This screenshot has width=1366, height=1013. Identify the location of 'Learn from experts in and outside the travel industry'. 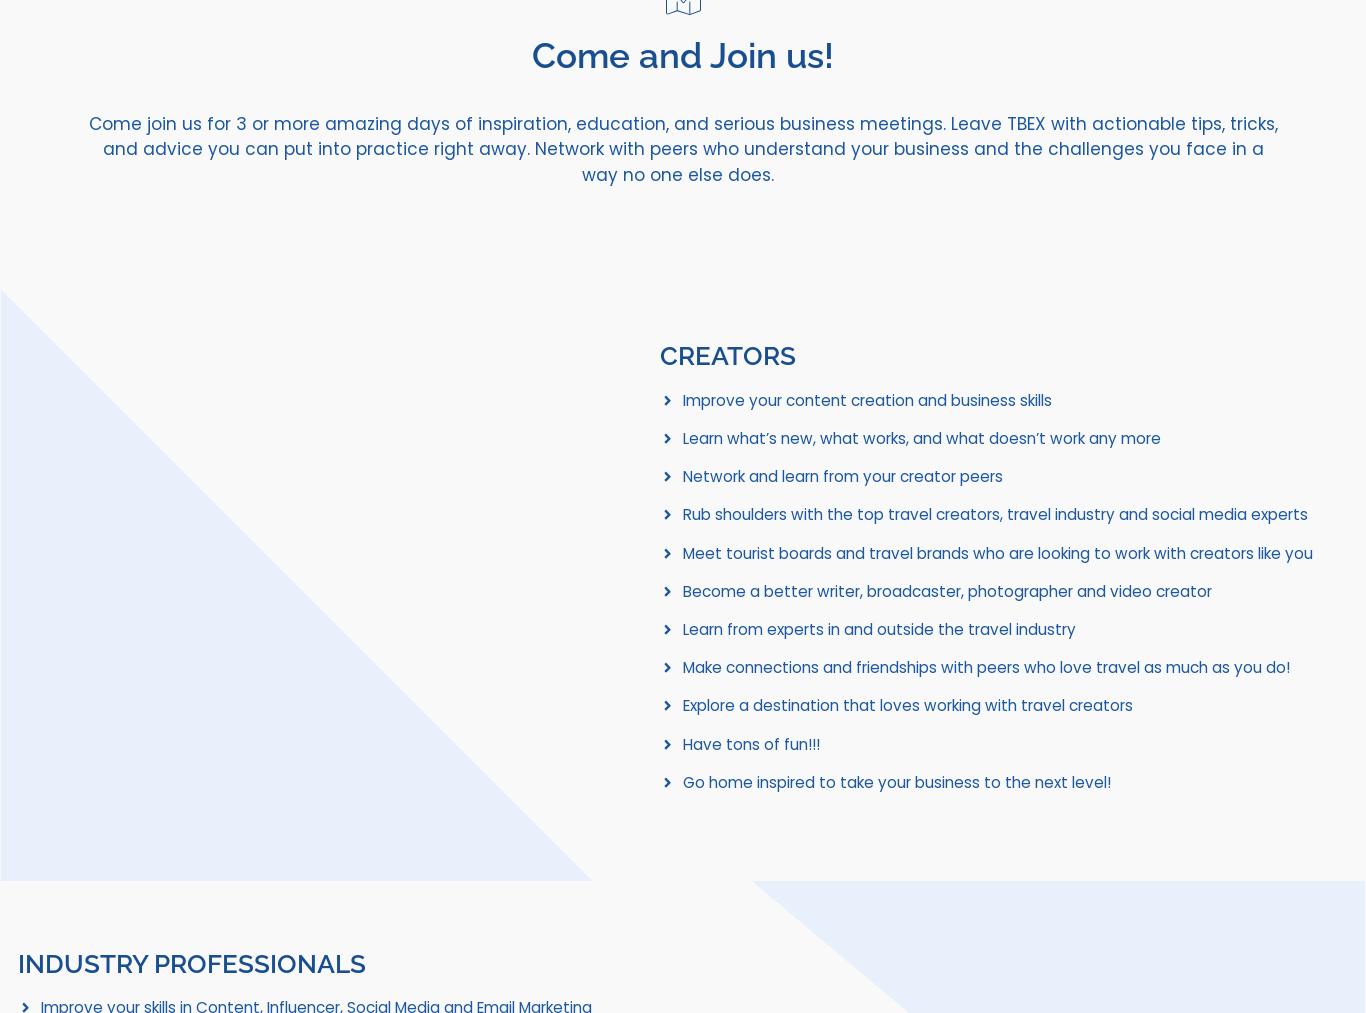
(878, 628).